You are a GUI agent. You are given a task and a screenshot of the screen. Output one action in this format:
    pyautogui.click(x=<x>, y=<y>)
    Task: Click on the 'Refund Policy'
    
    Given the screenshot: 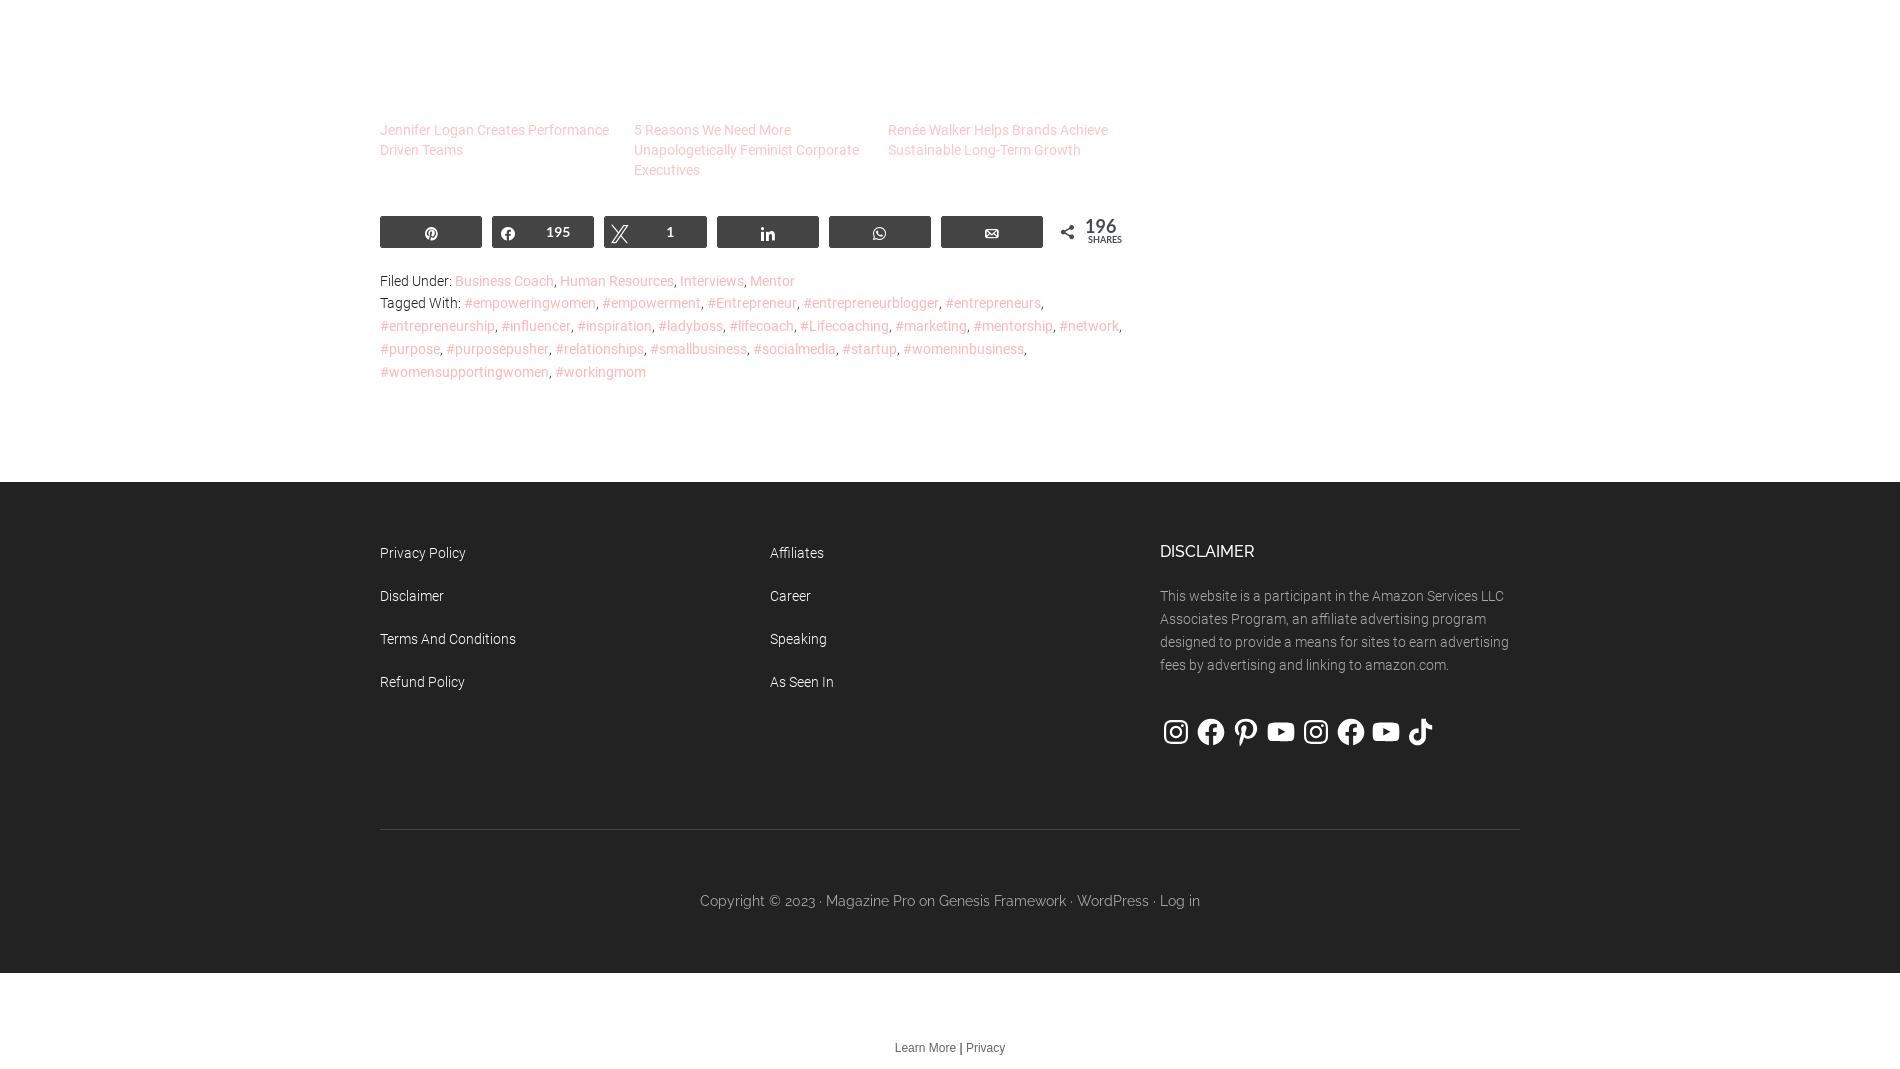 What is the action you would take?
    pyautogui.click(x=421, y=679)
    